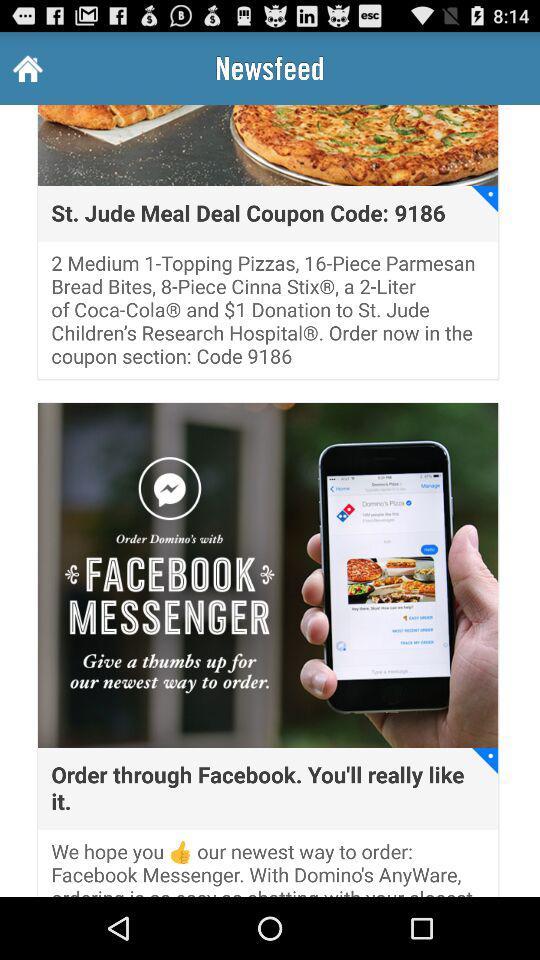 The height and width of the screenshot is (960, 540). I want to click on st jude meal icon, so click(248, 213).